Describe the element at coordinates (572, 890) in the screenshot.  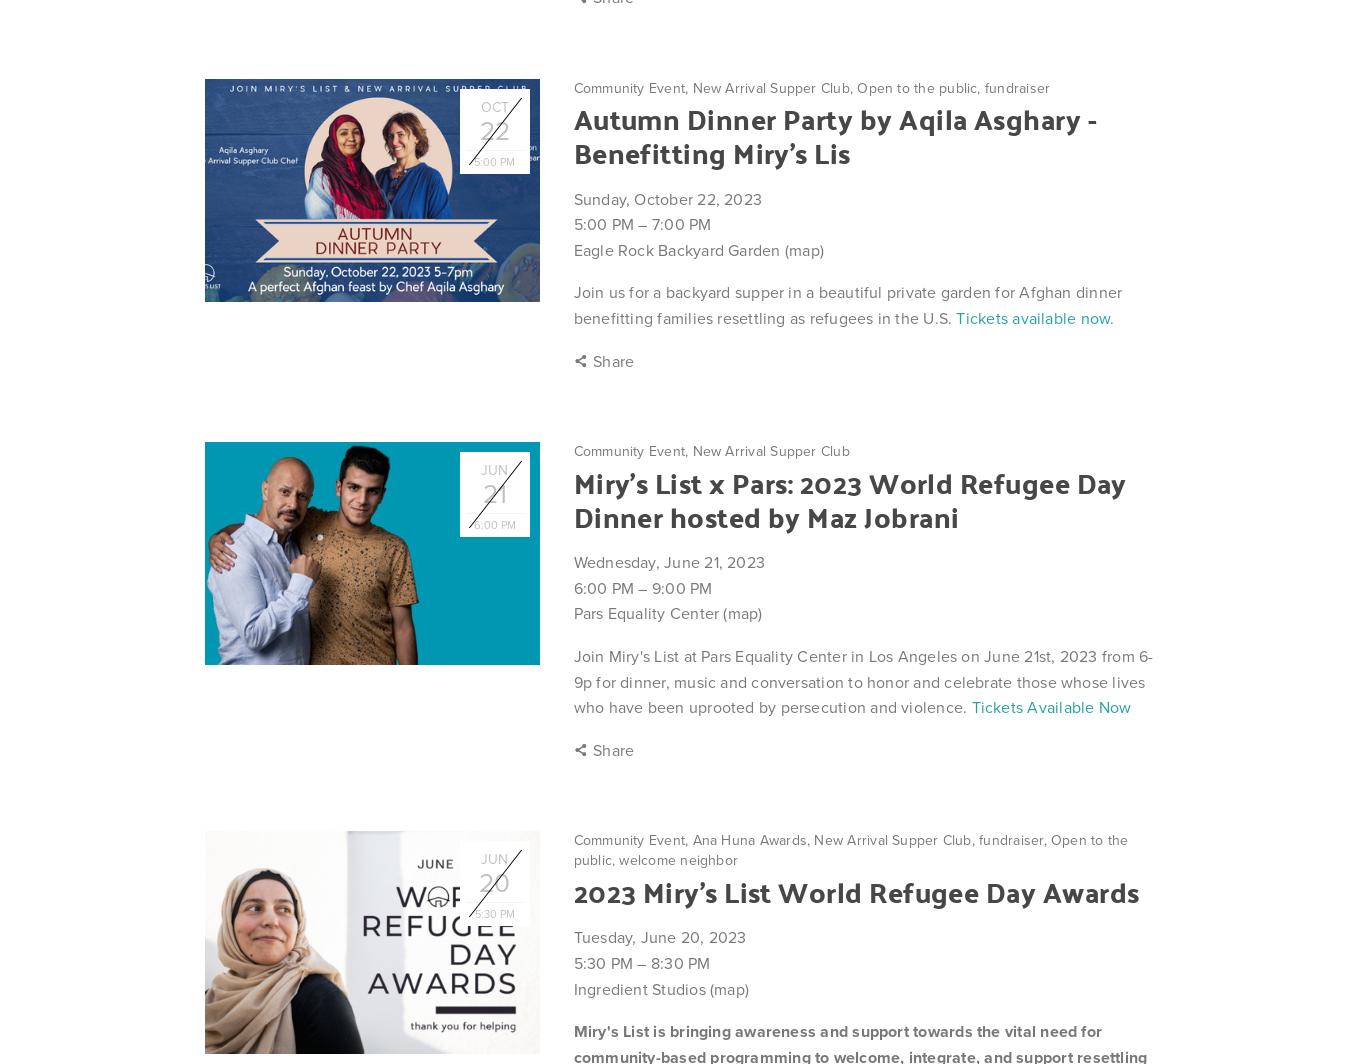
I see `'2023 Miry's List World Refugee Day  Awards'` at that location.